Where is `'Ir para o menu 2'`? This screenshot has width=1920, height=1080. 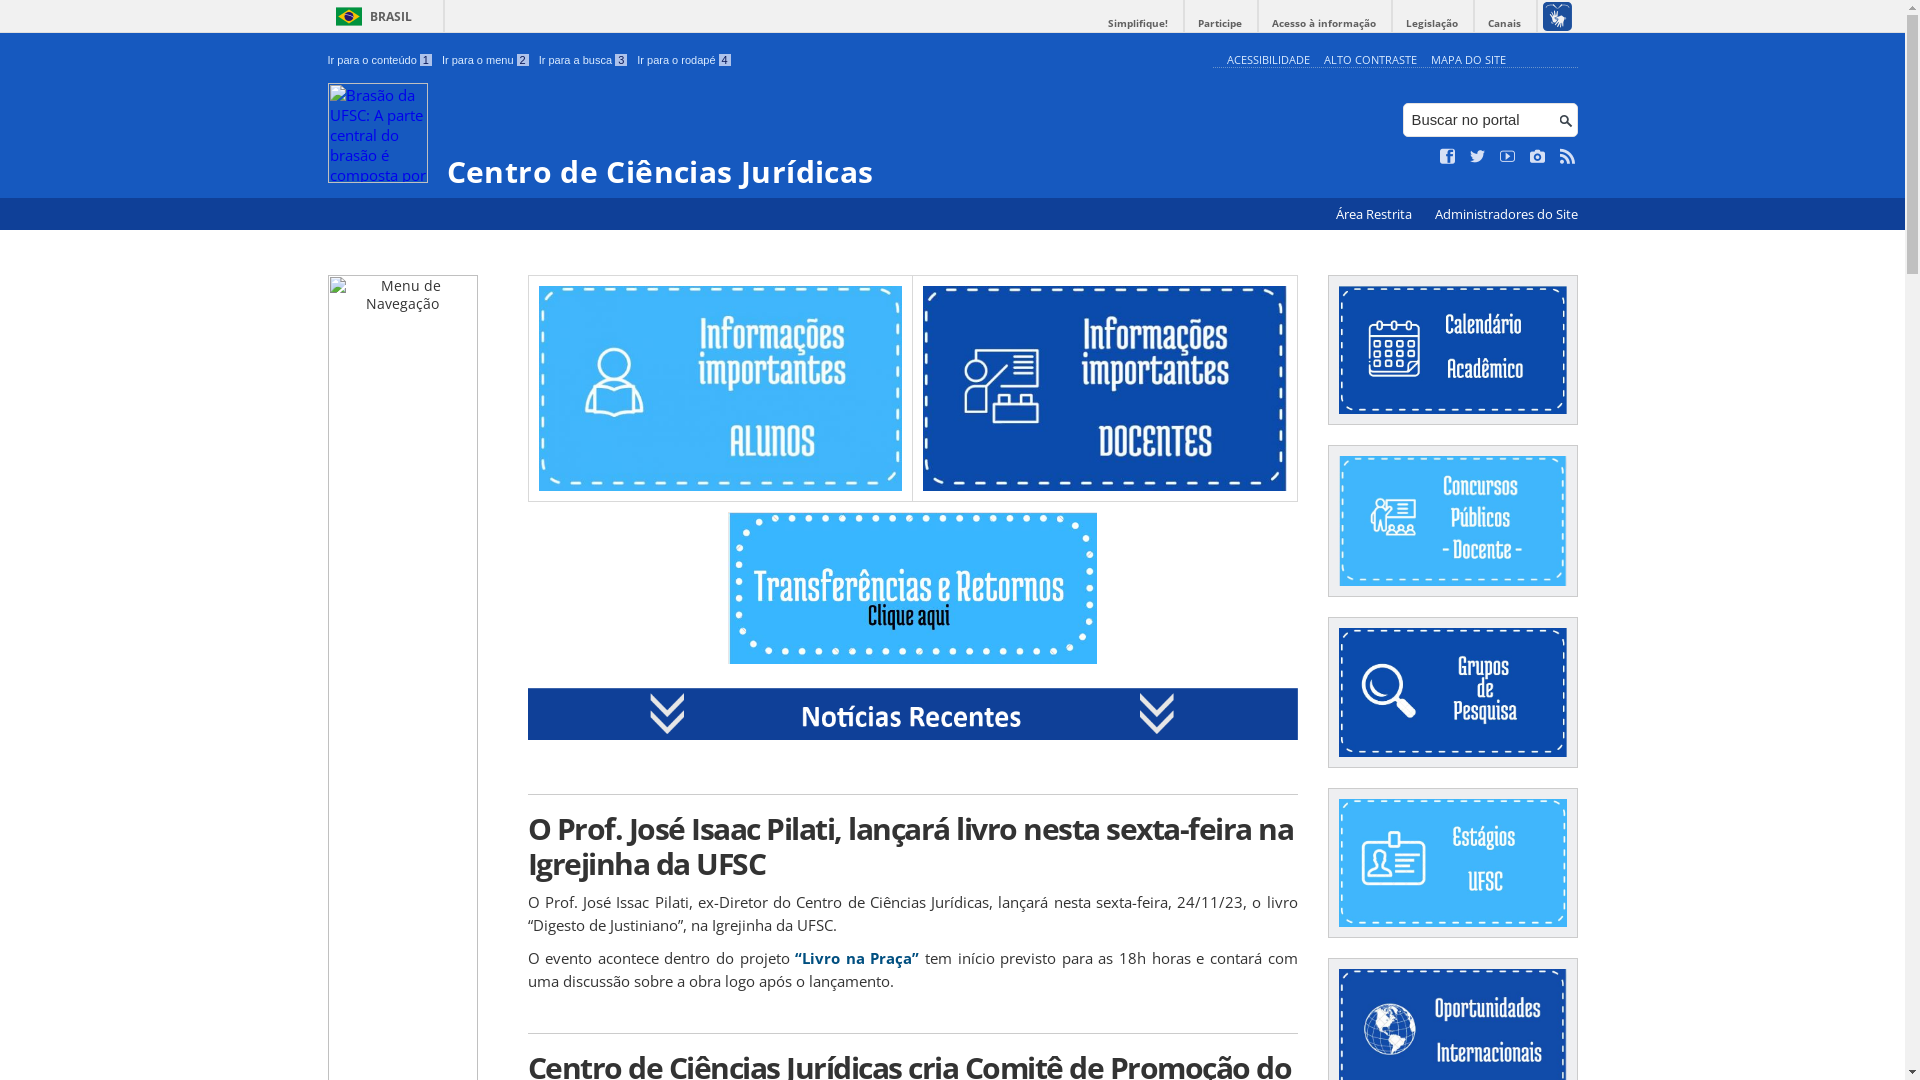
'Ir para o menu 2' is located at coordinates (485, 59).